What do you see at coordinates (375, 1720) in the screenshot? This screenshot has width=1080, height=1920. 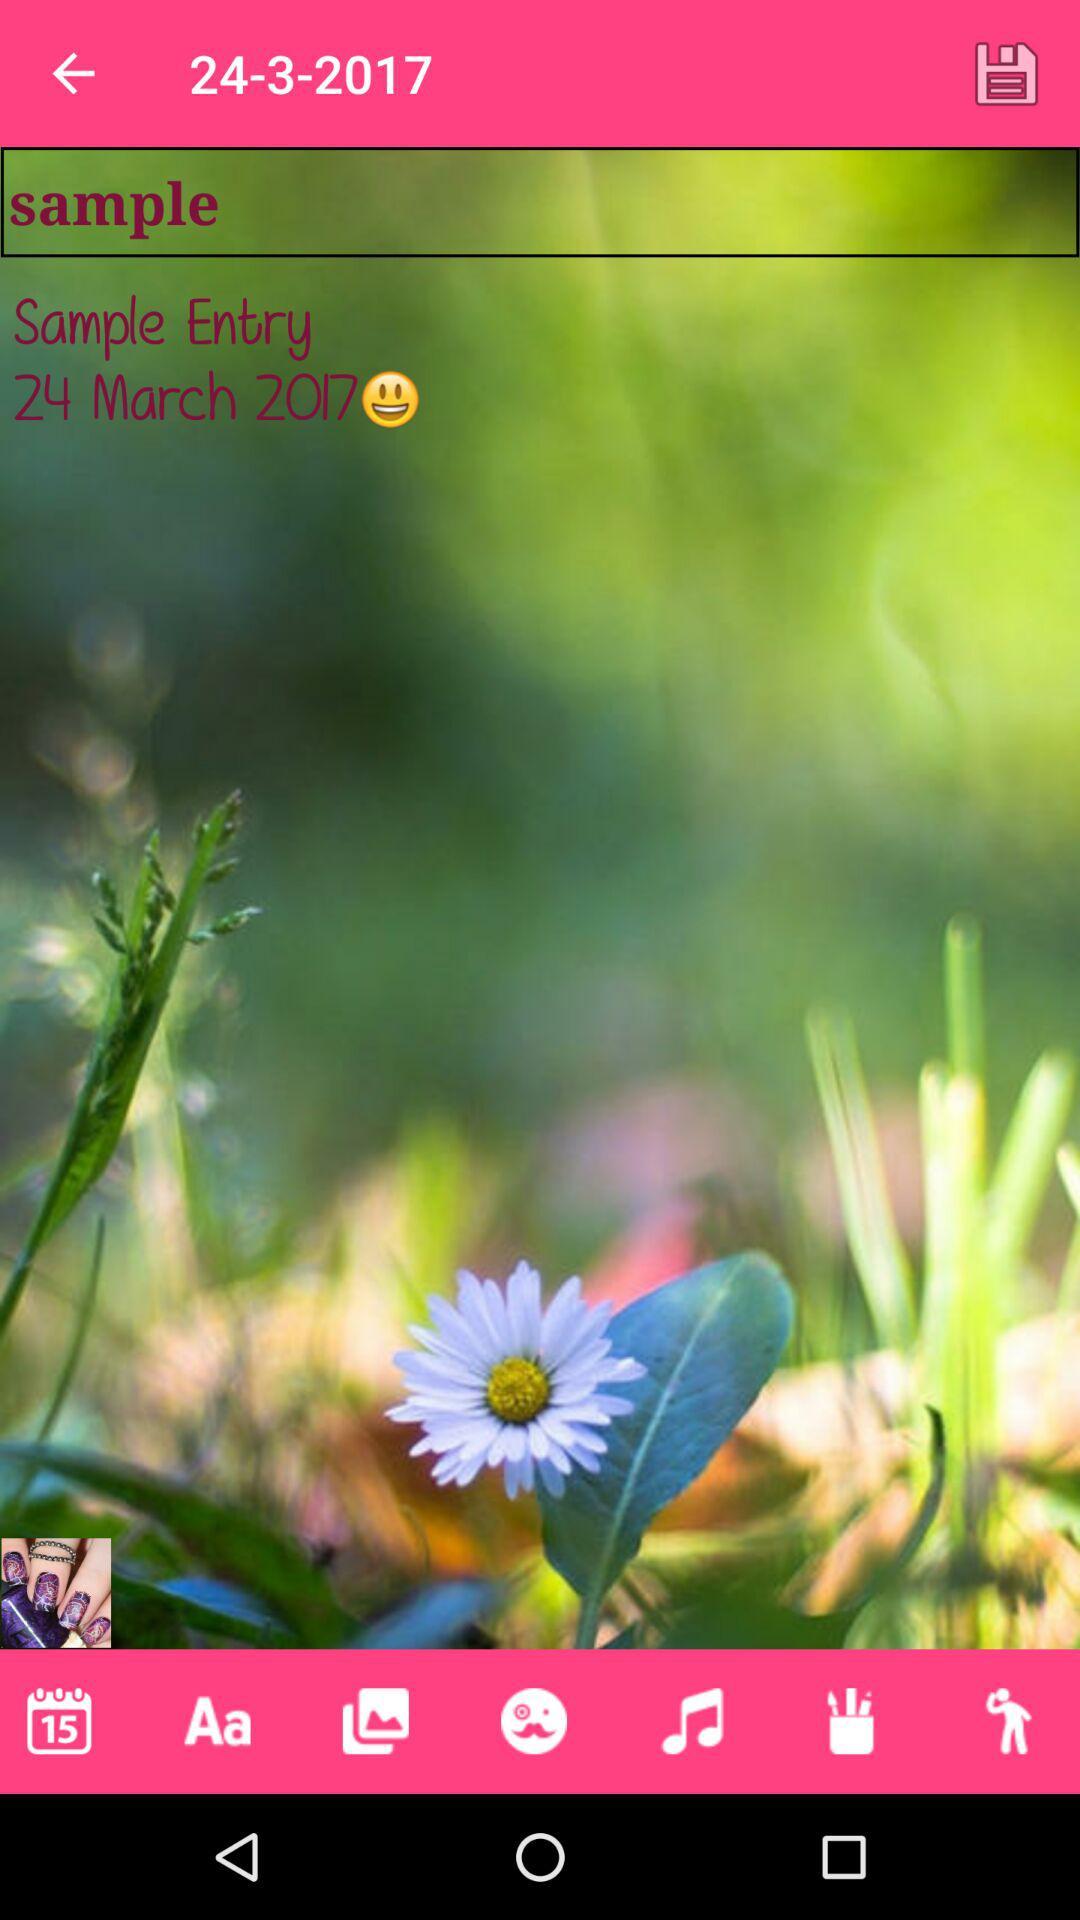 I see `displays more pictures` at bounding box center [375, 1720].